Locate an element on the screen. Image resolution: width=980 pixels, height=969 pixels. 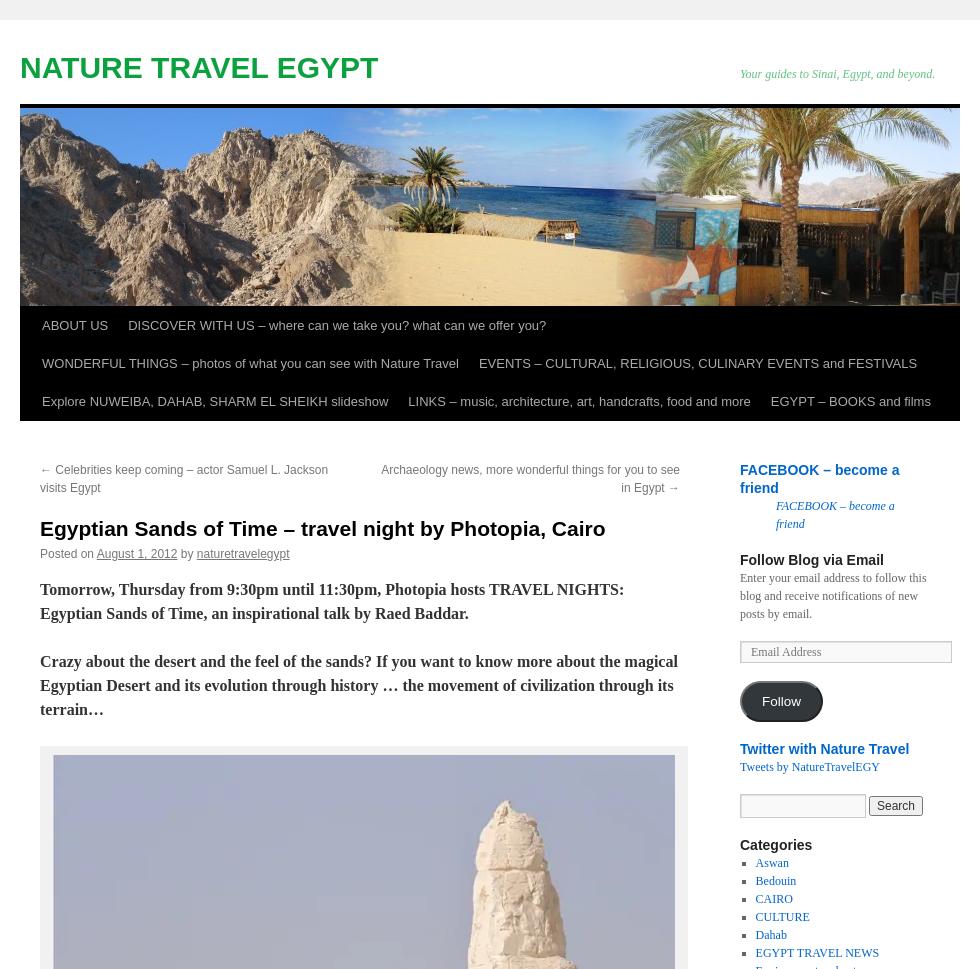
'Archaeology news, more wonderful things for you to see in Egypt' is located at coordinates (530, 478).